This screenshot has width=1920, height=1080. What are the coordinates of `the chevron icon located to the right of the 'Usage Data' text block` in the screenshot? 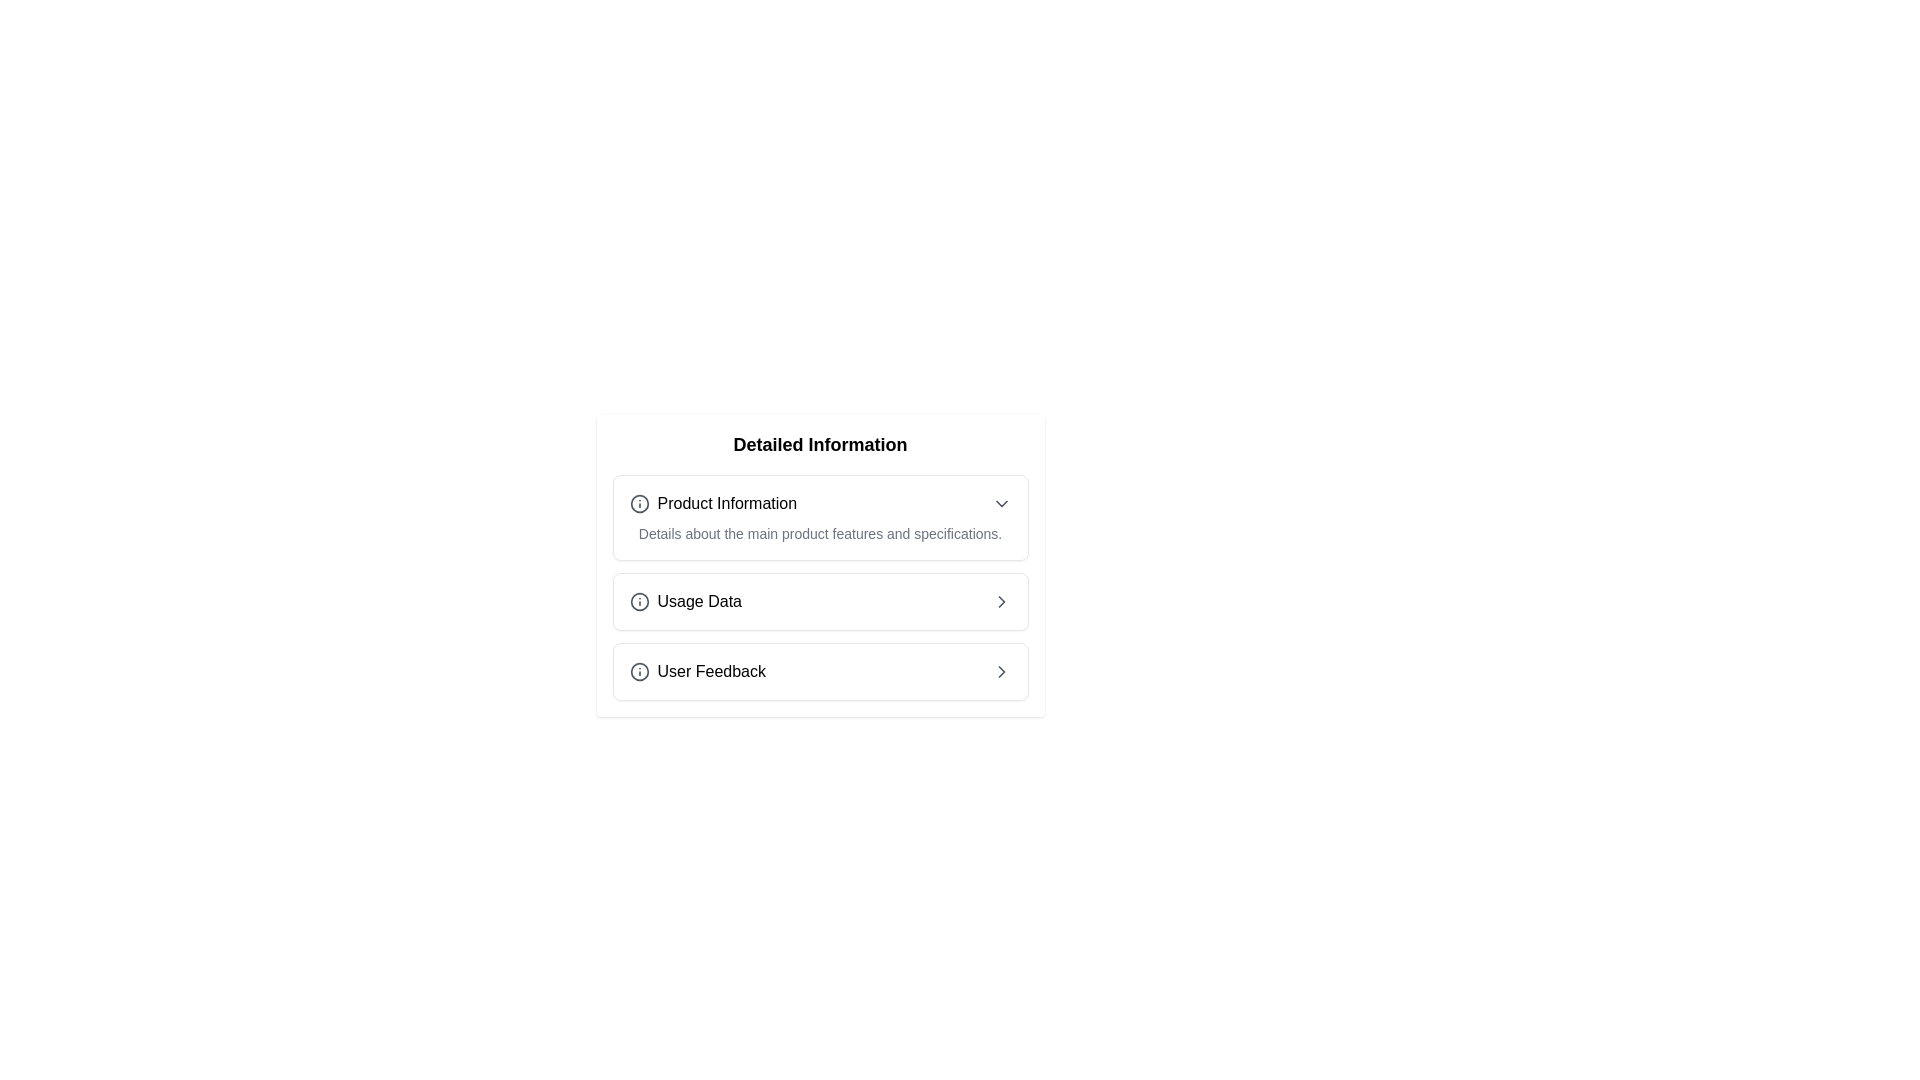 It's located at (1001, 671).